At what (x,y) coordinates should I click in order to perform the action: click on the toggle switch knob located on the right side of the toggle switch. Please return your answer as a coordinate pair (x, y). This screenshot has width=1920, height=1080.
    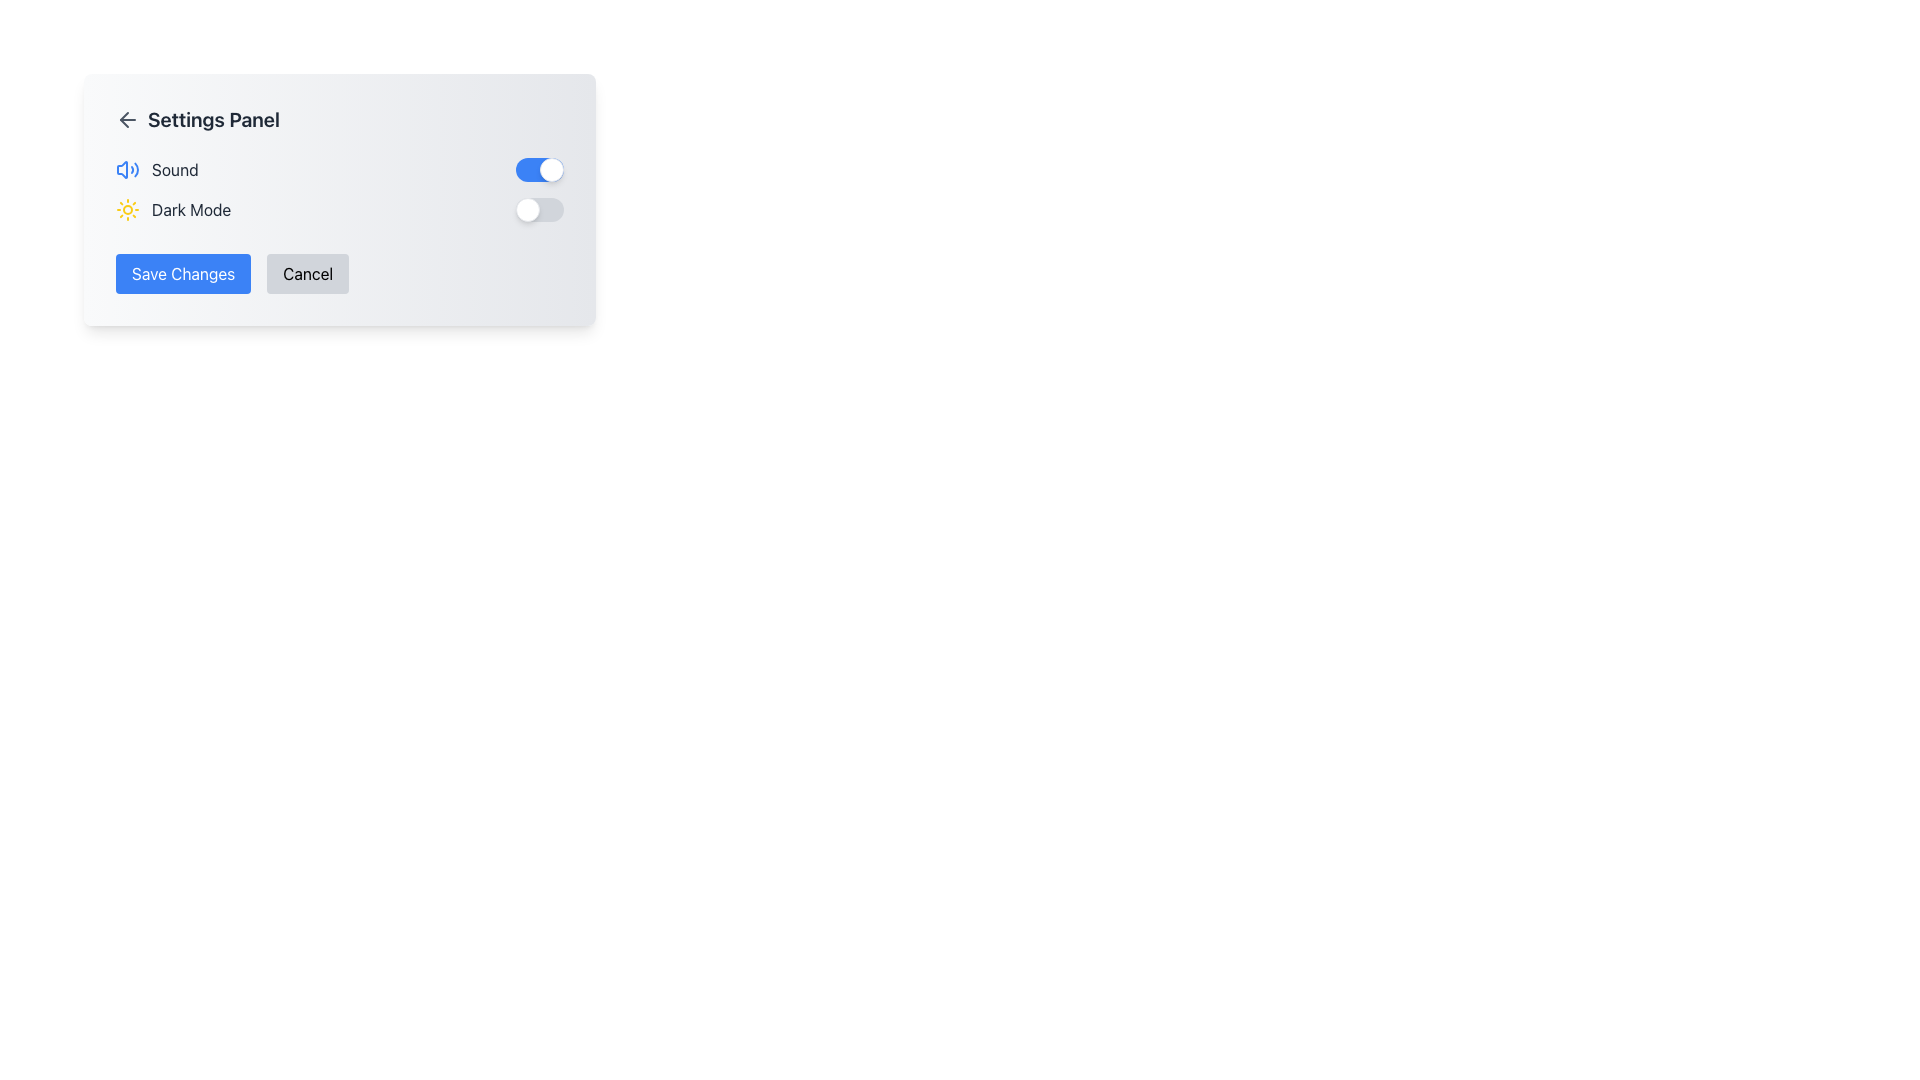
    Looking at the image, I should click on (552, 168).